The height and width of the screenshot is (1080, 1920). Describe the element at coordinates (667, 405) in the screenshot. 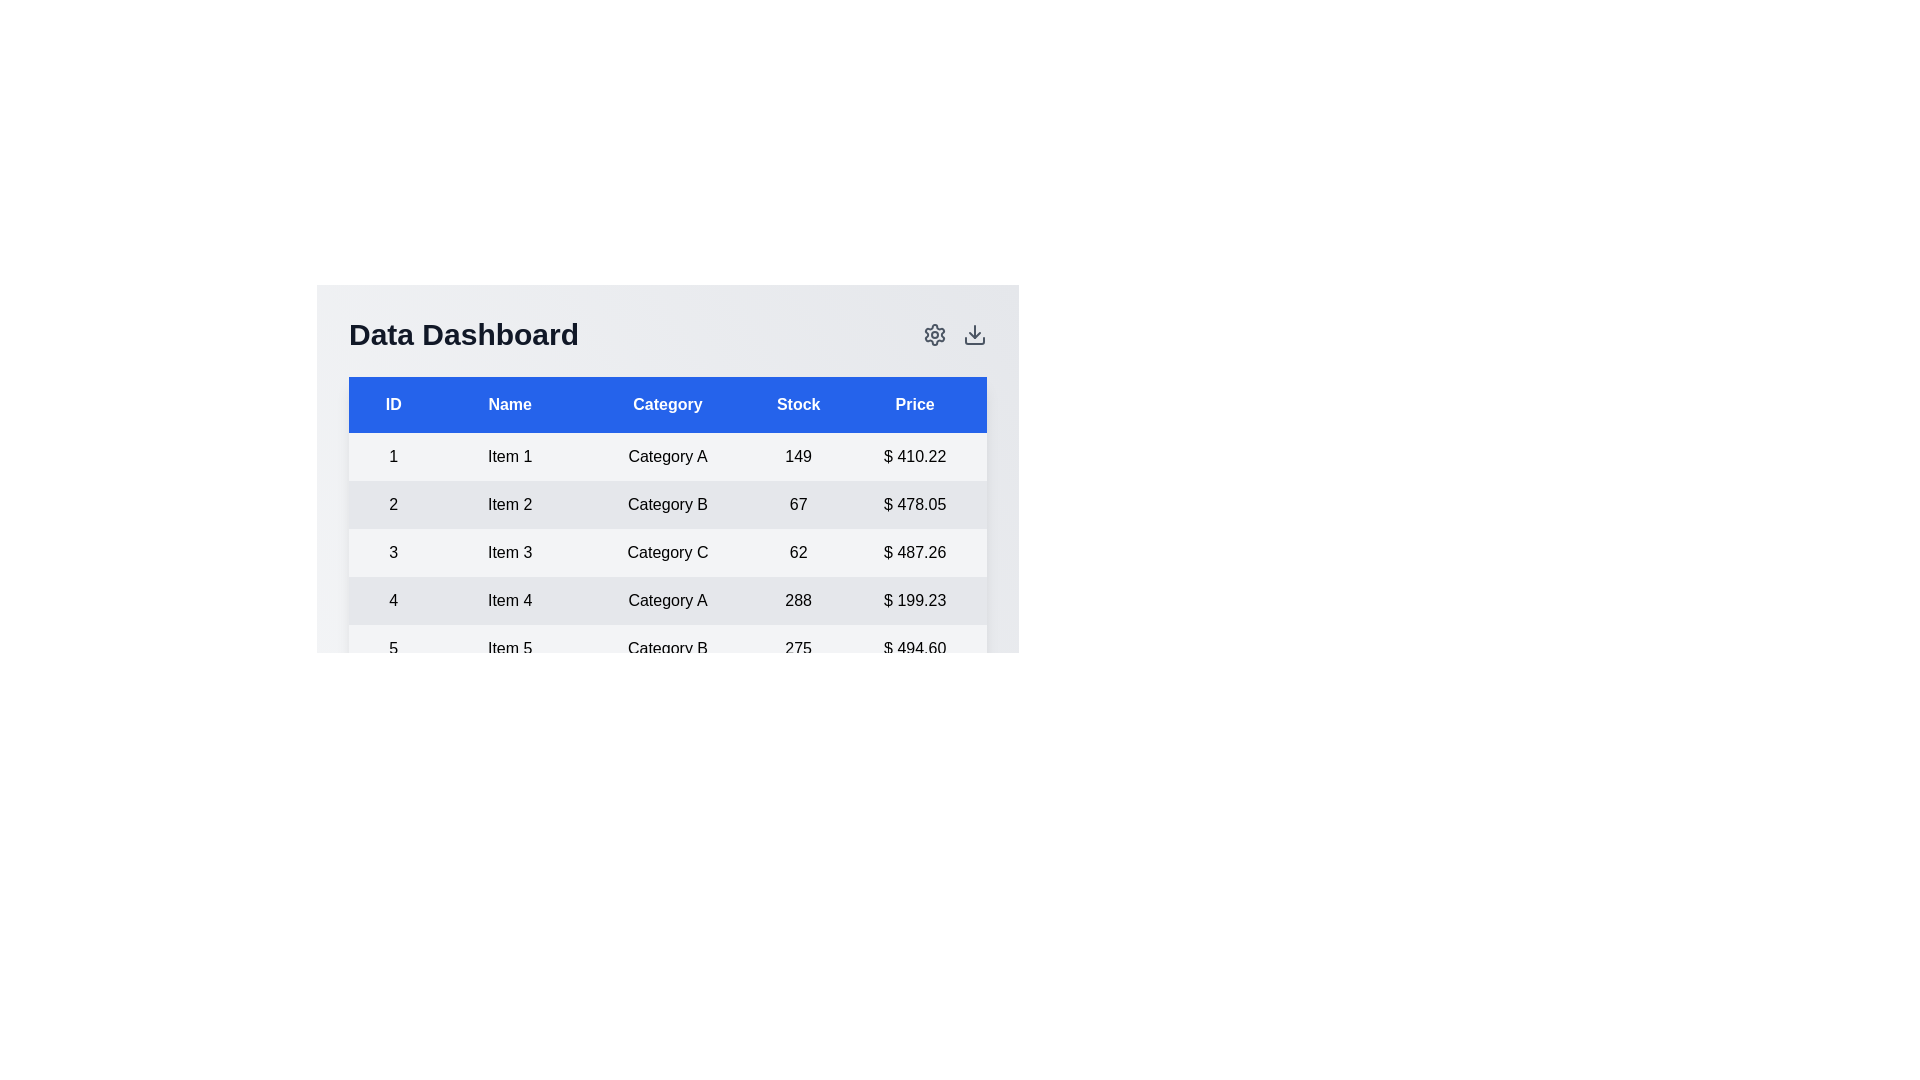

I see `the column header to sort the table by Category` at that location.